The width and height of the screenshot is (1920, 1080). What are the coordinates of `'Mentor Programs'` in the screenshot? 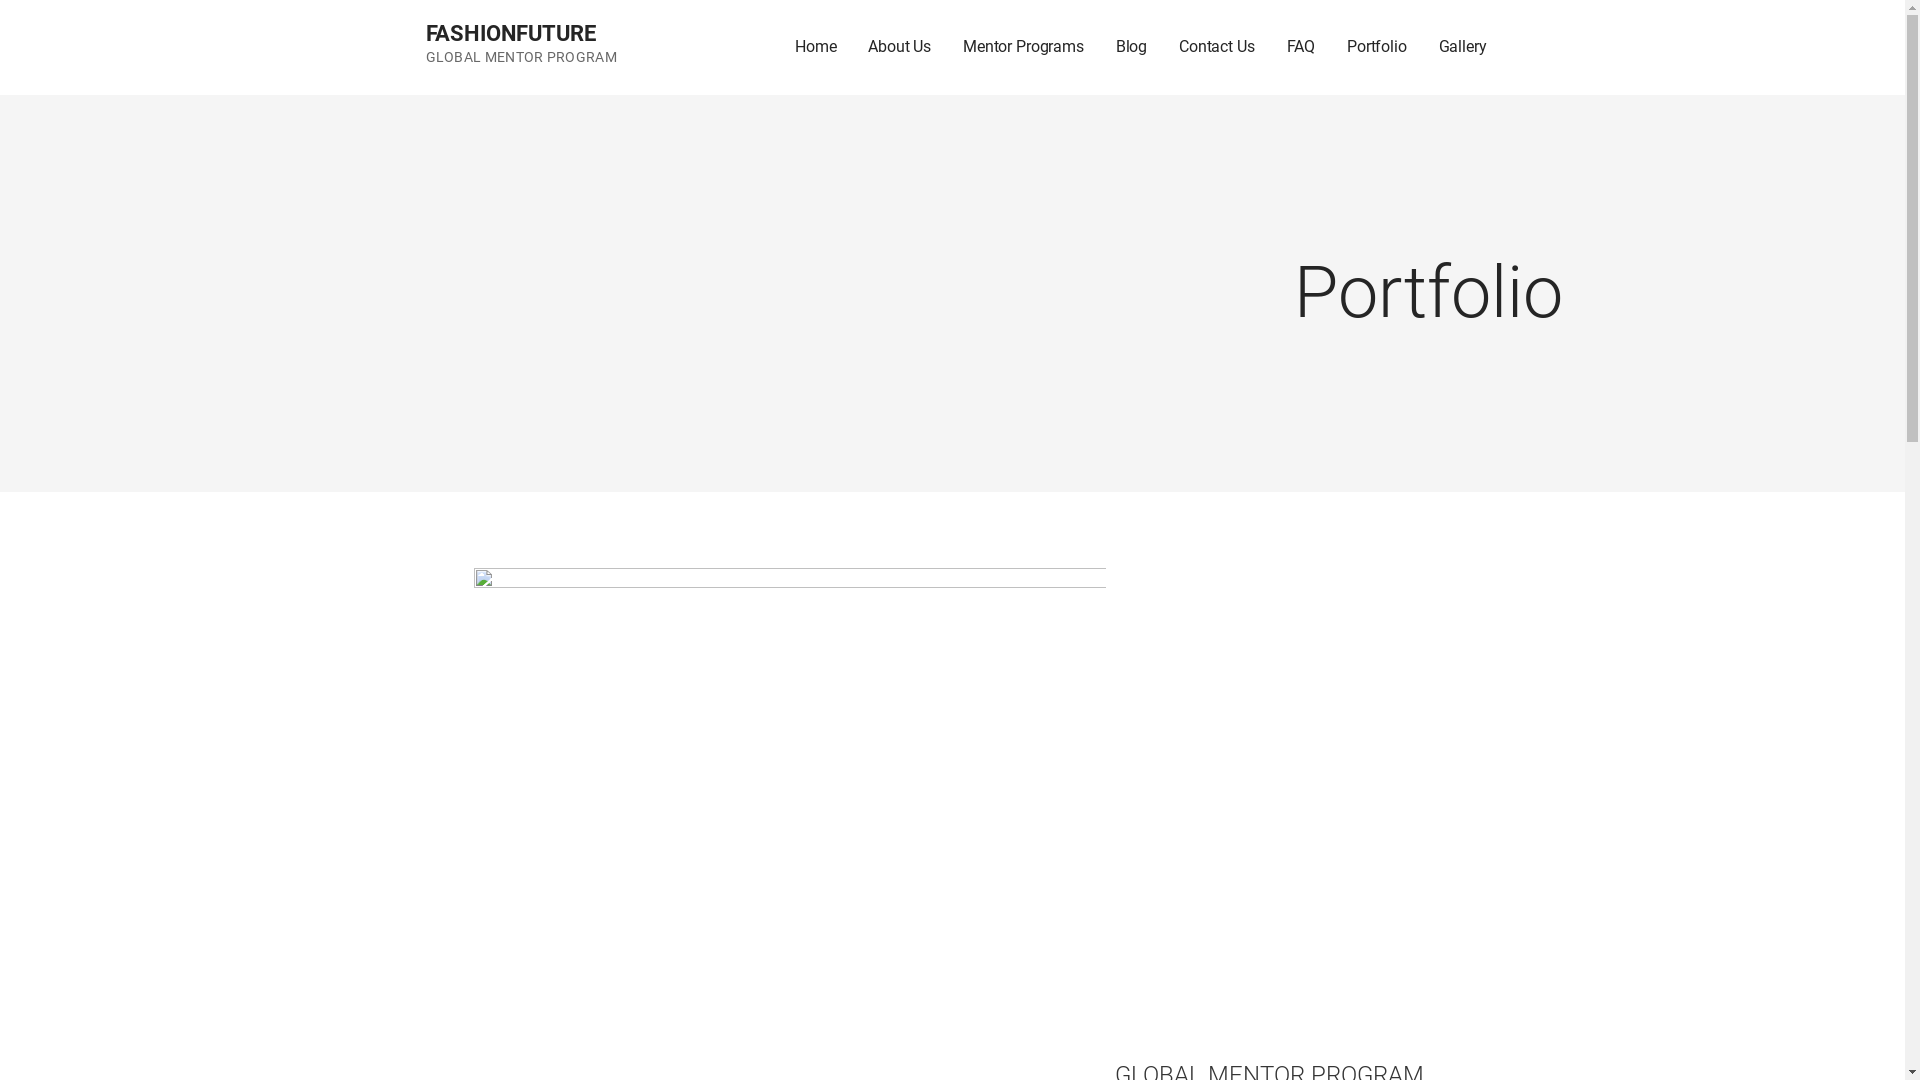 It's located at (1023, 46).